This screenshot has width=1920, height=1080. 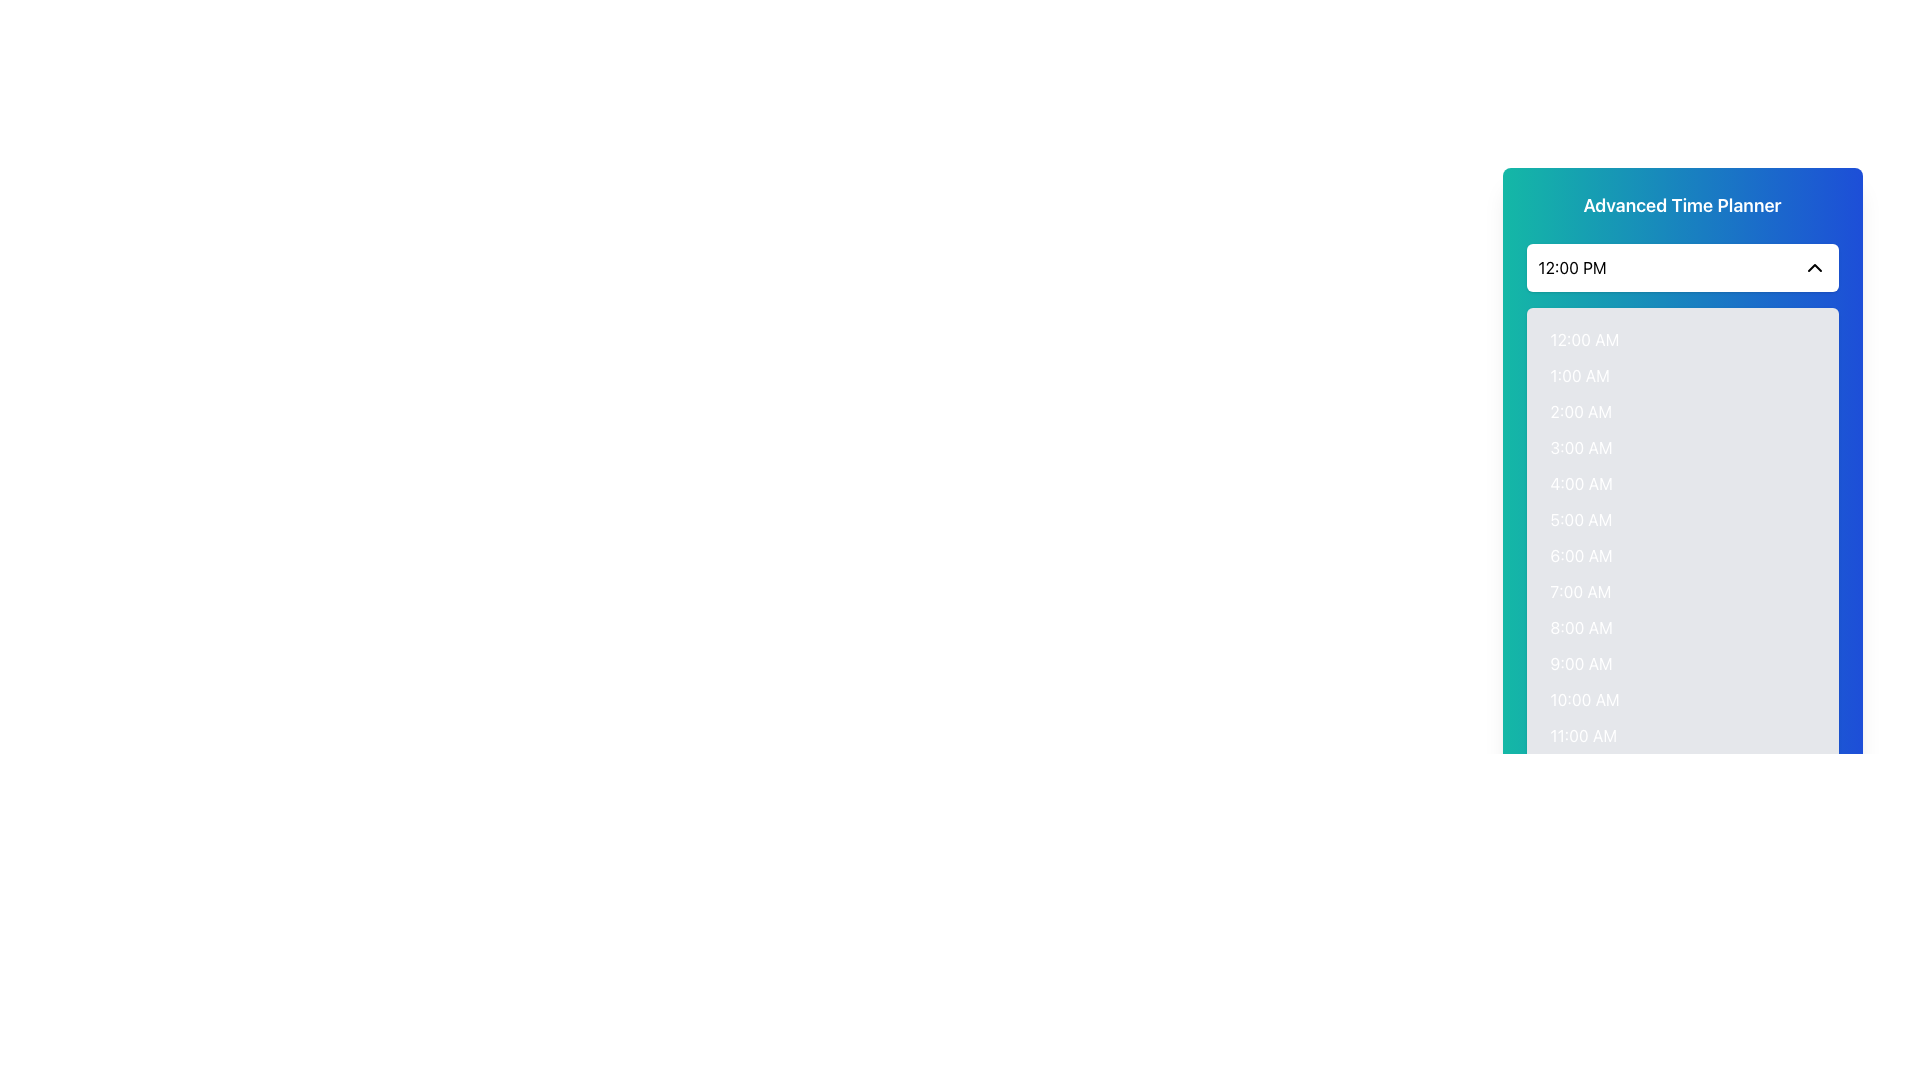 I want to click on the sixth list item displaying the time value '5:00 AM' in the dropdown menu, so click(x=1681, y=519).